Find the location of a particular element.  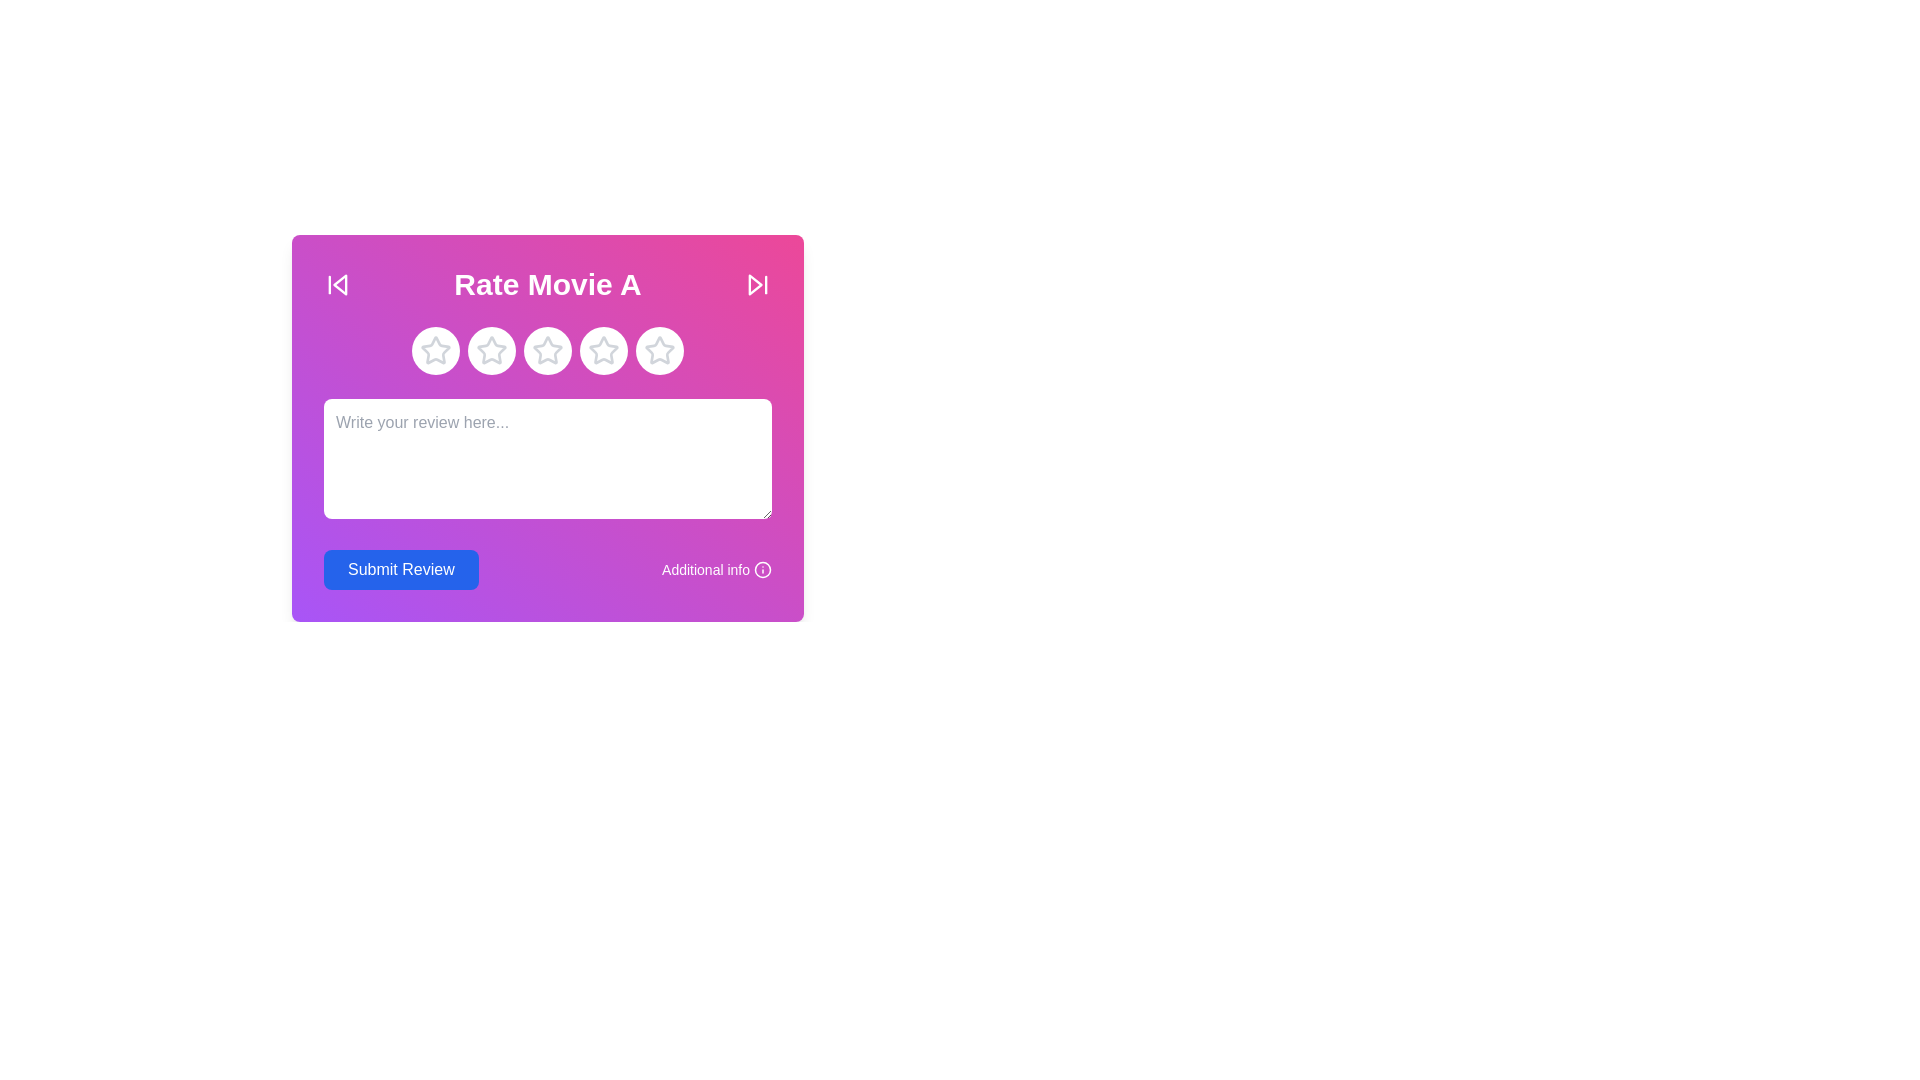

the first star-shaped rating icon in the row of five, located below the title 'Rate Movie A' is located at coordinates (434, 349).